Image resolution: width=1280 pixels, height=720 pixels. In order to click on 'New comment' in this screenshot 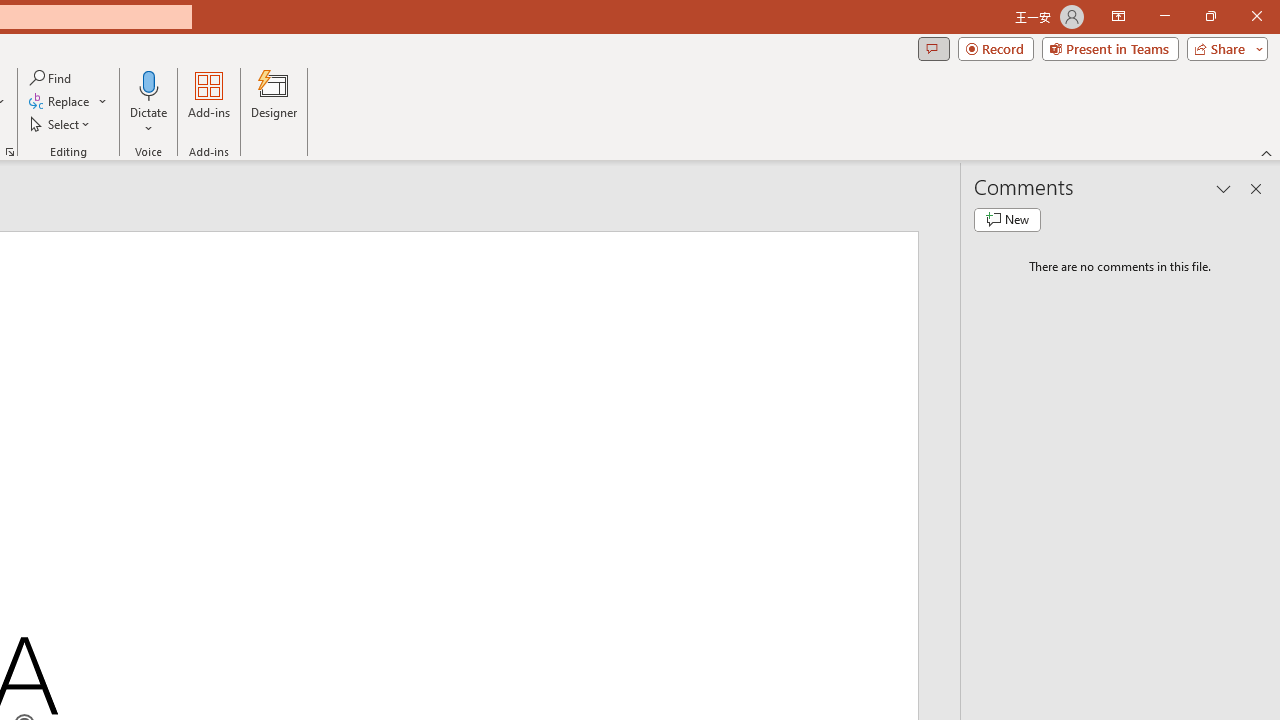, I will do `click(1007, 219)`.